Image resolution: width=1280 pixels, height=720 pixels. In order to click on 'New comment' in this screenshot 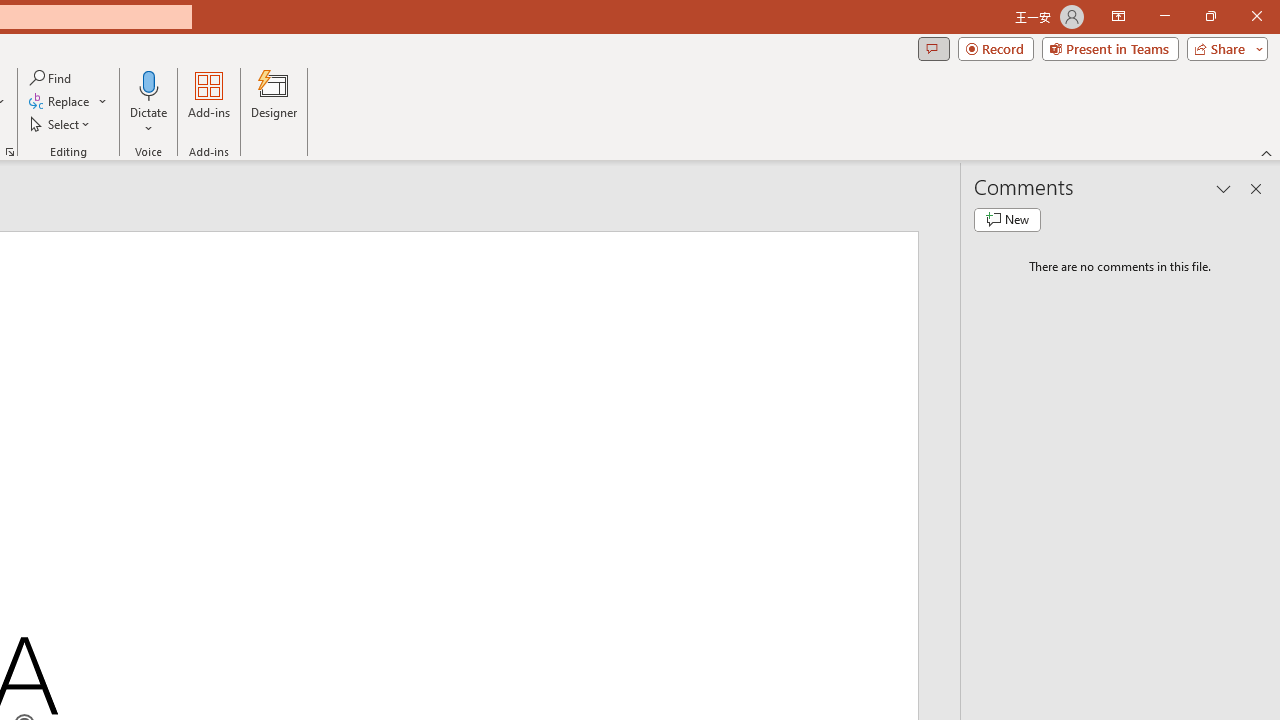, I will do `click(1007, 219)`.